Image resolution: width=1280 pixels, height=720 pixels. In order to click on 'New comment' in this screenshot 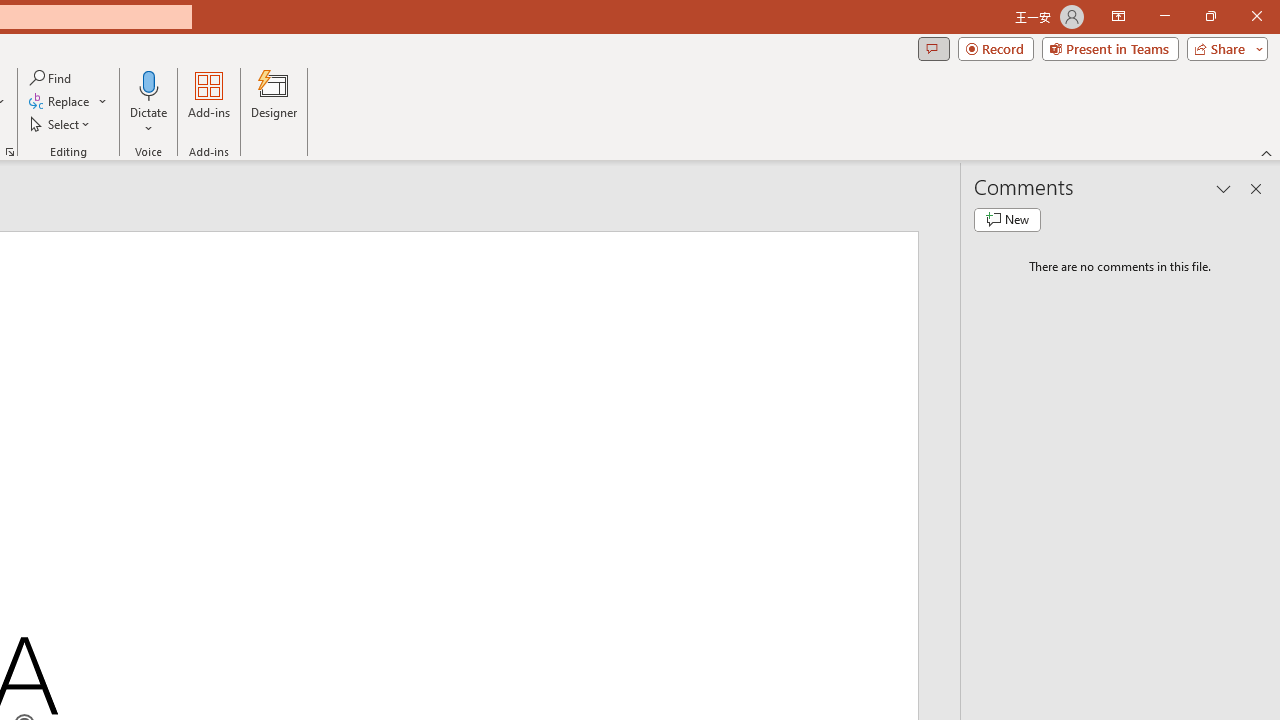, I will do `click(1007, 219)`.